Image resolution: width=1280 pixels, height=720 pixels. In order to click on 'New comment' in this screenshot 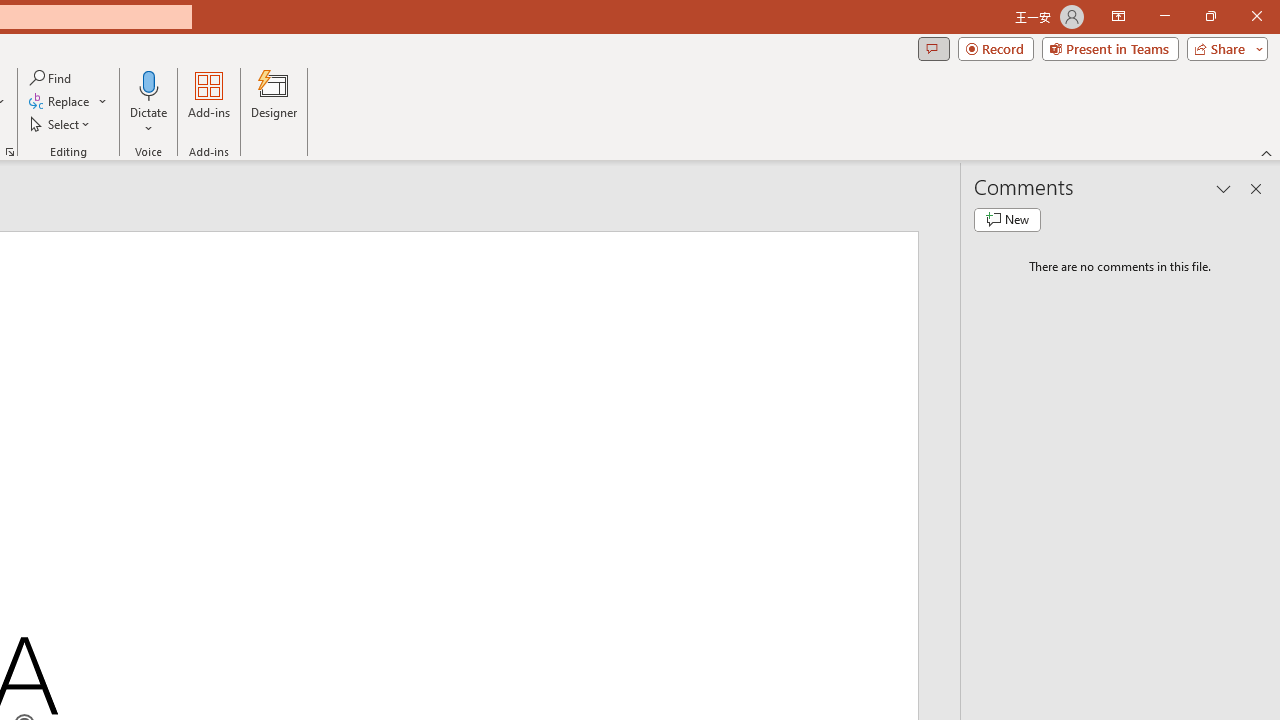, I will do `click(1007, 219)`.